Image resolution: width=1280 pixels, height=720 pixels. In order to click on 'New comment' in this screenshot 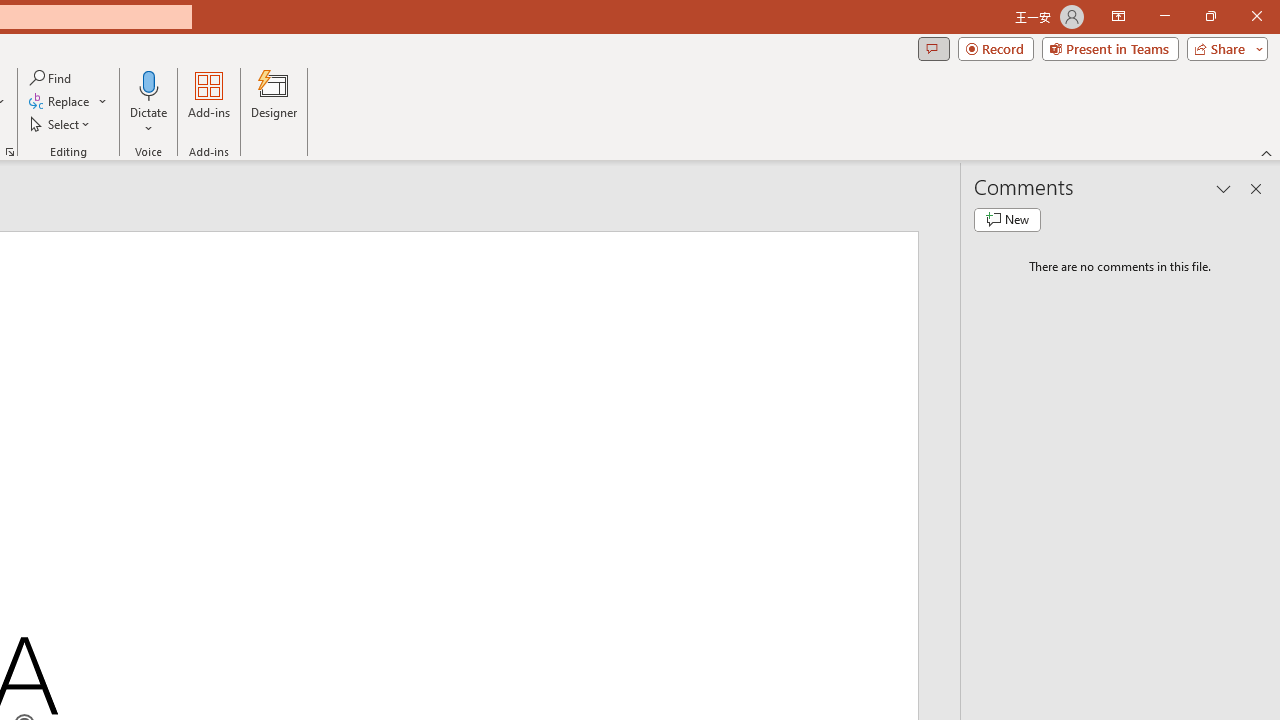, I will do `click(1007, 219)`.